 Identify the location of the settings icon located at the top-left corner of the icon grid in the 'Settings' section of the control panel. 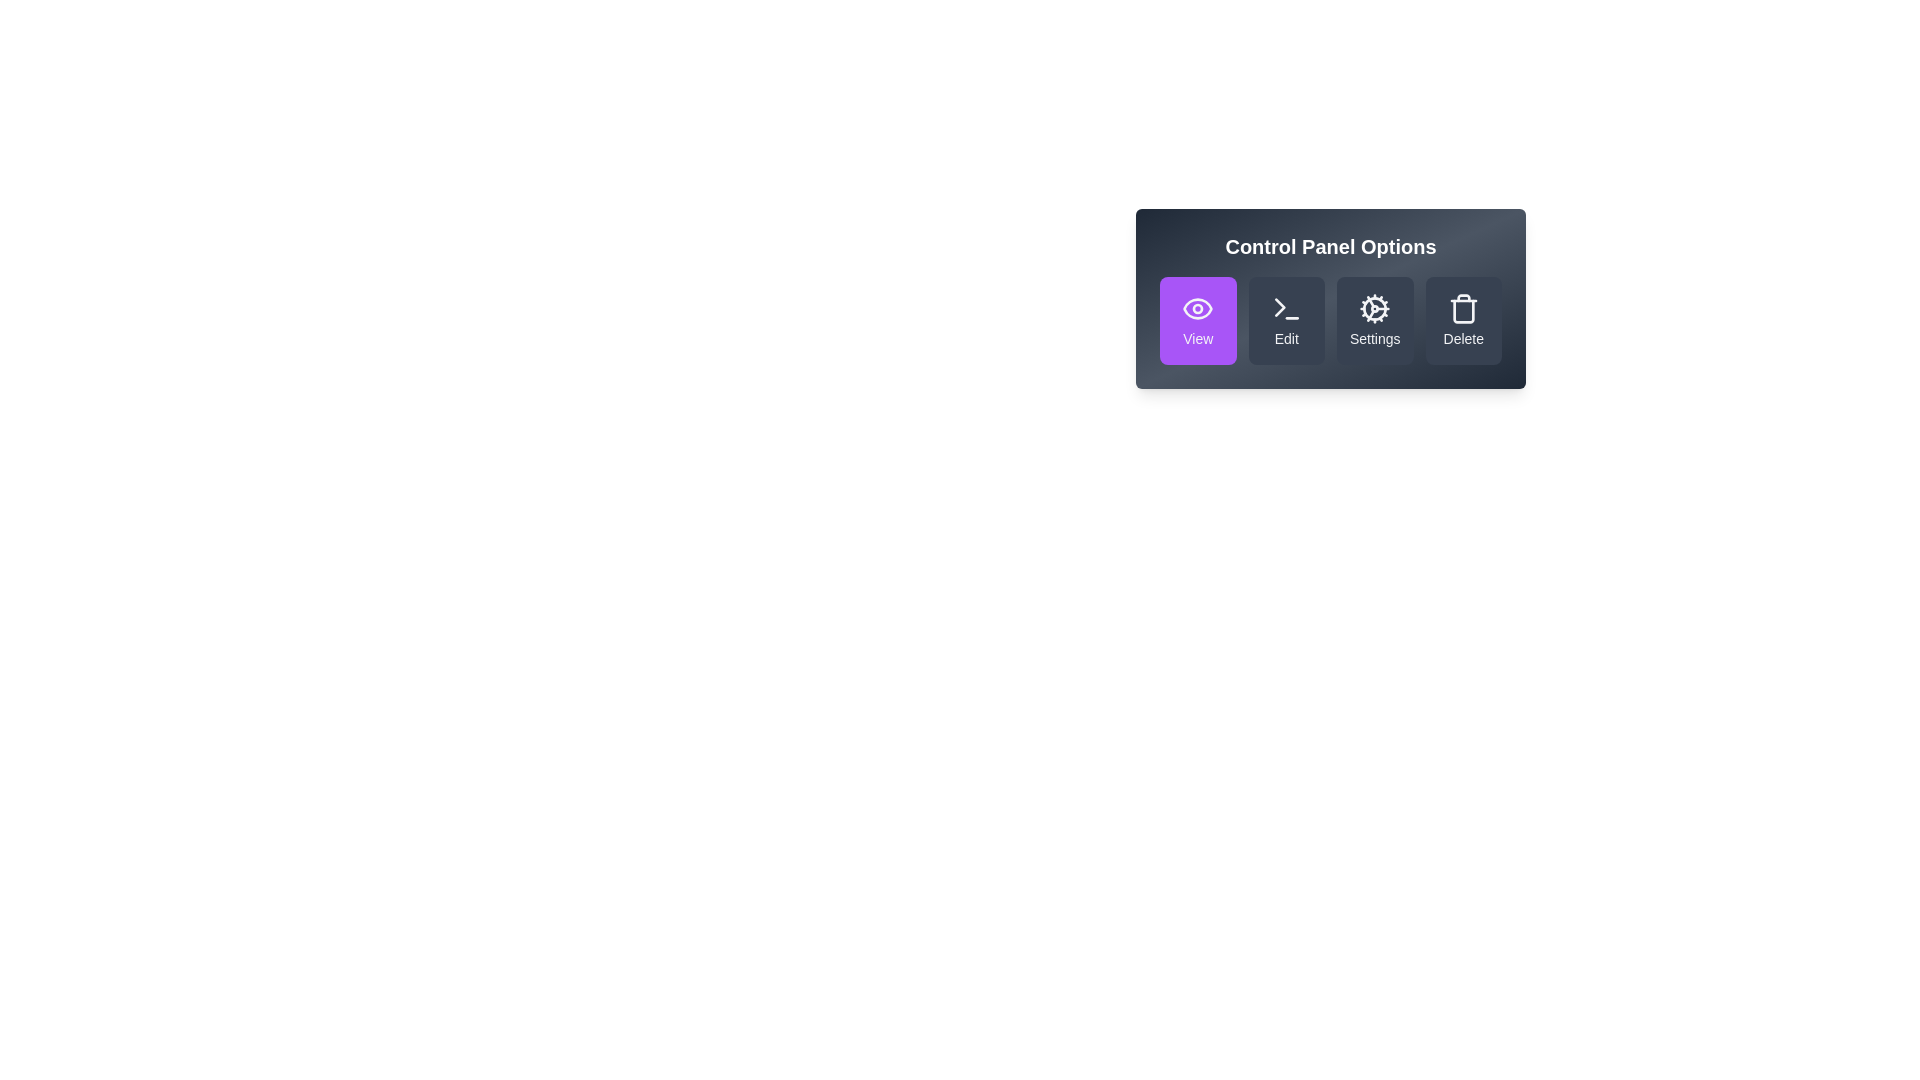
(1374, 308).